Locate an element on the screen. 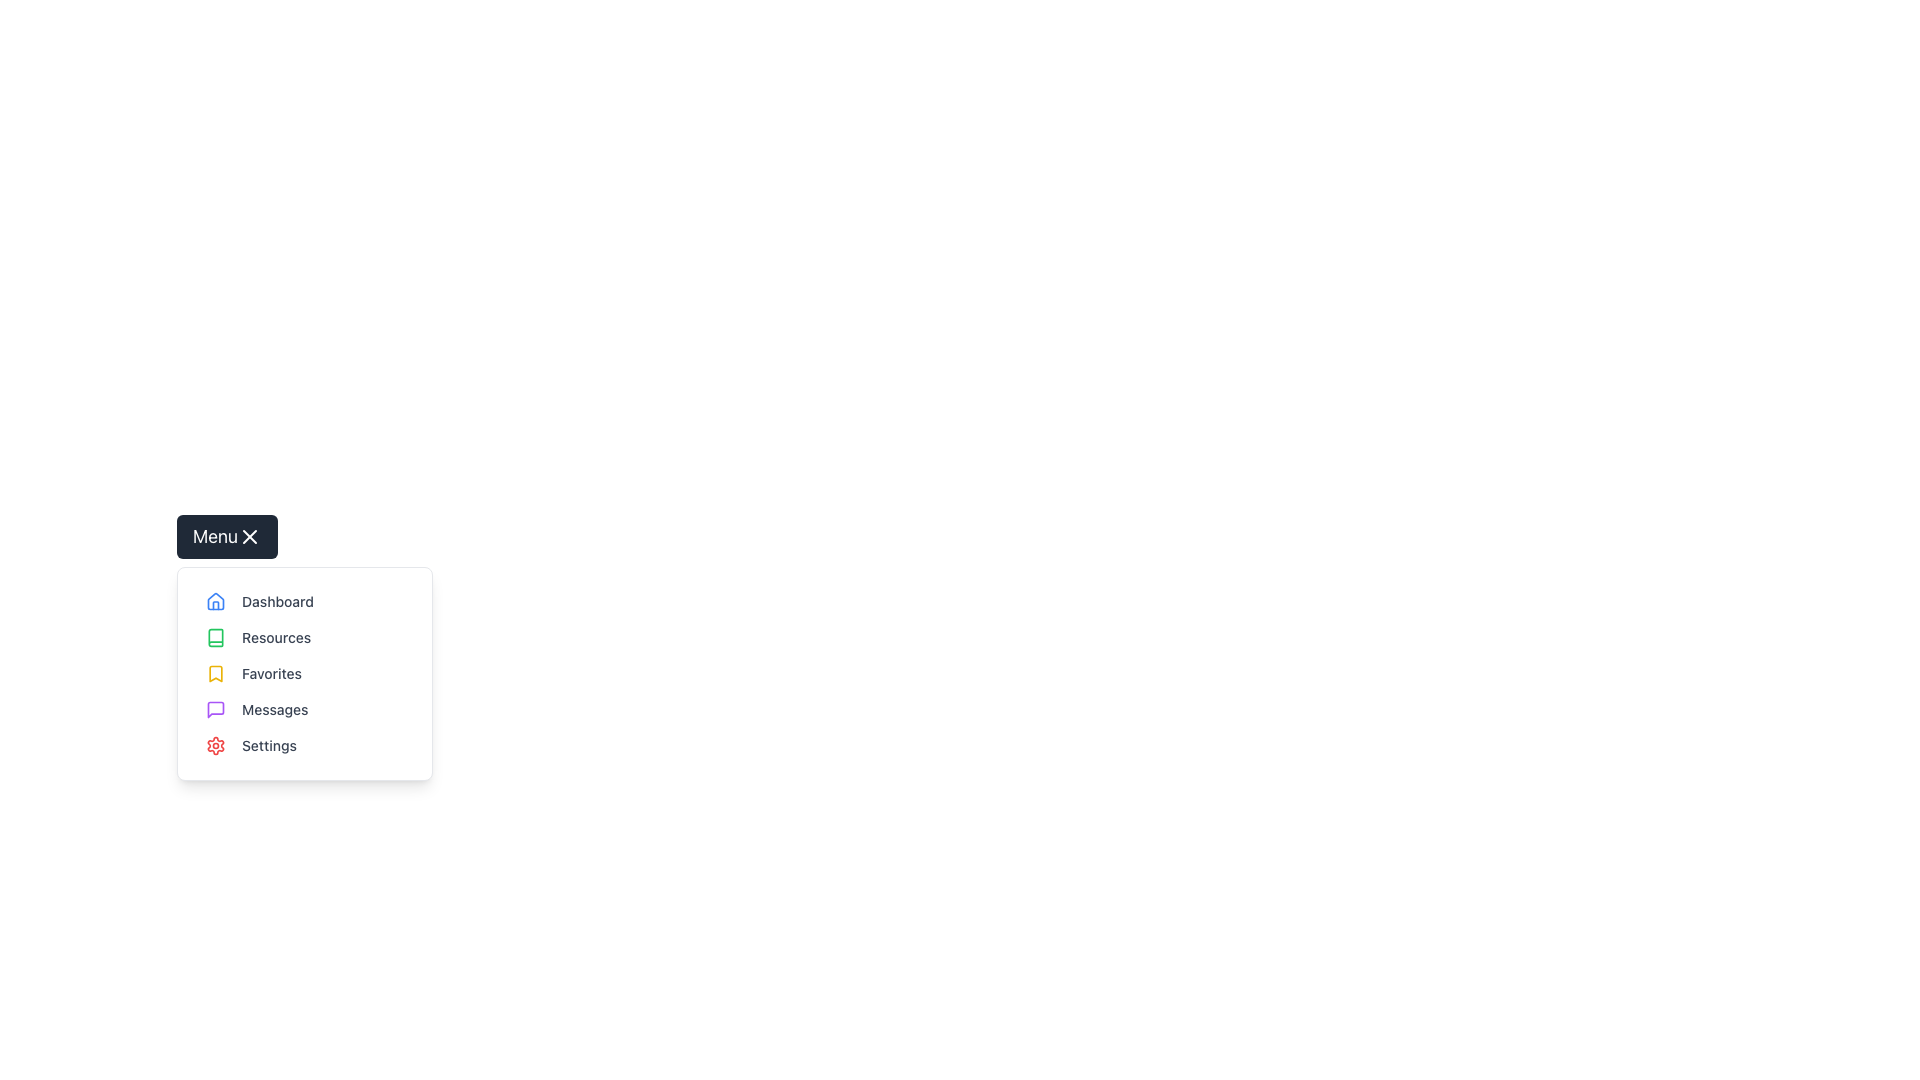  the 'Dashboard' text label in the sidebar navigation menu is located at coordinates (277, 600).